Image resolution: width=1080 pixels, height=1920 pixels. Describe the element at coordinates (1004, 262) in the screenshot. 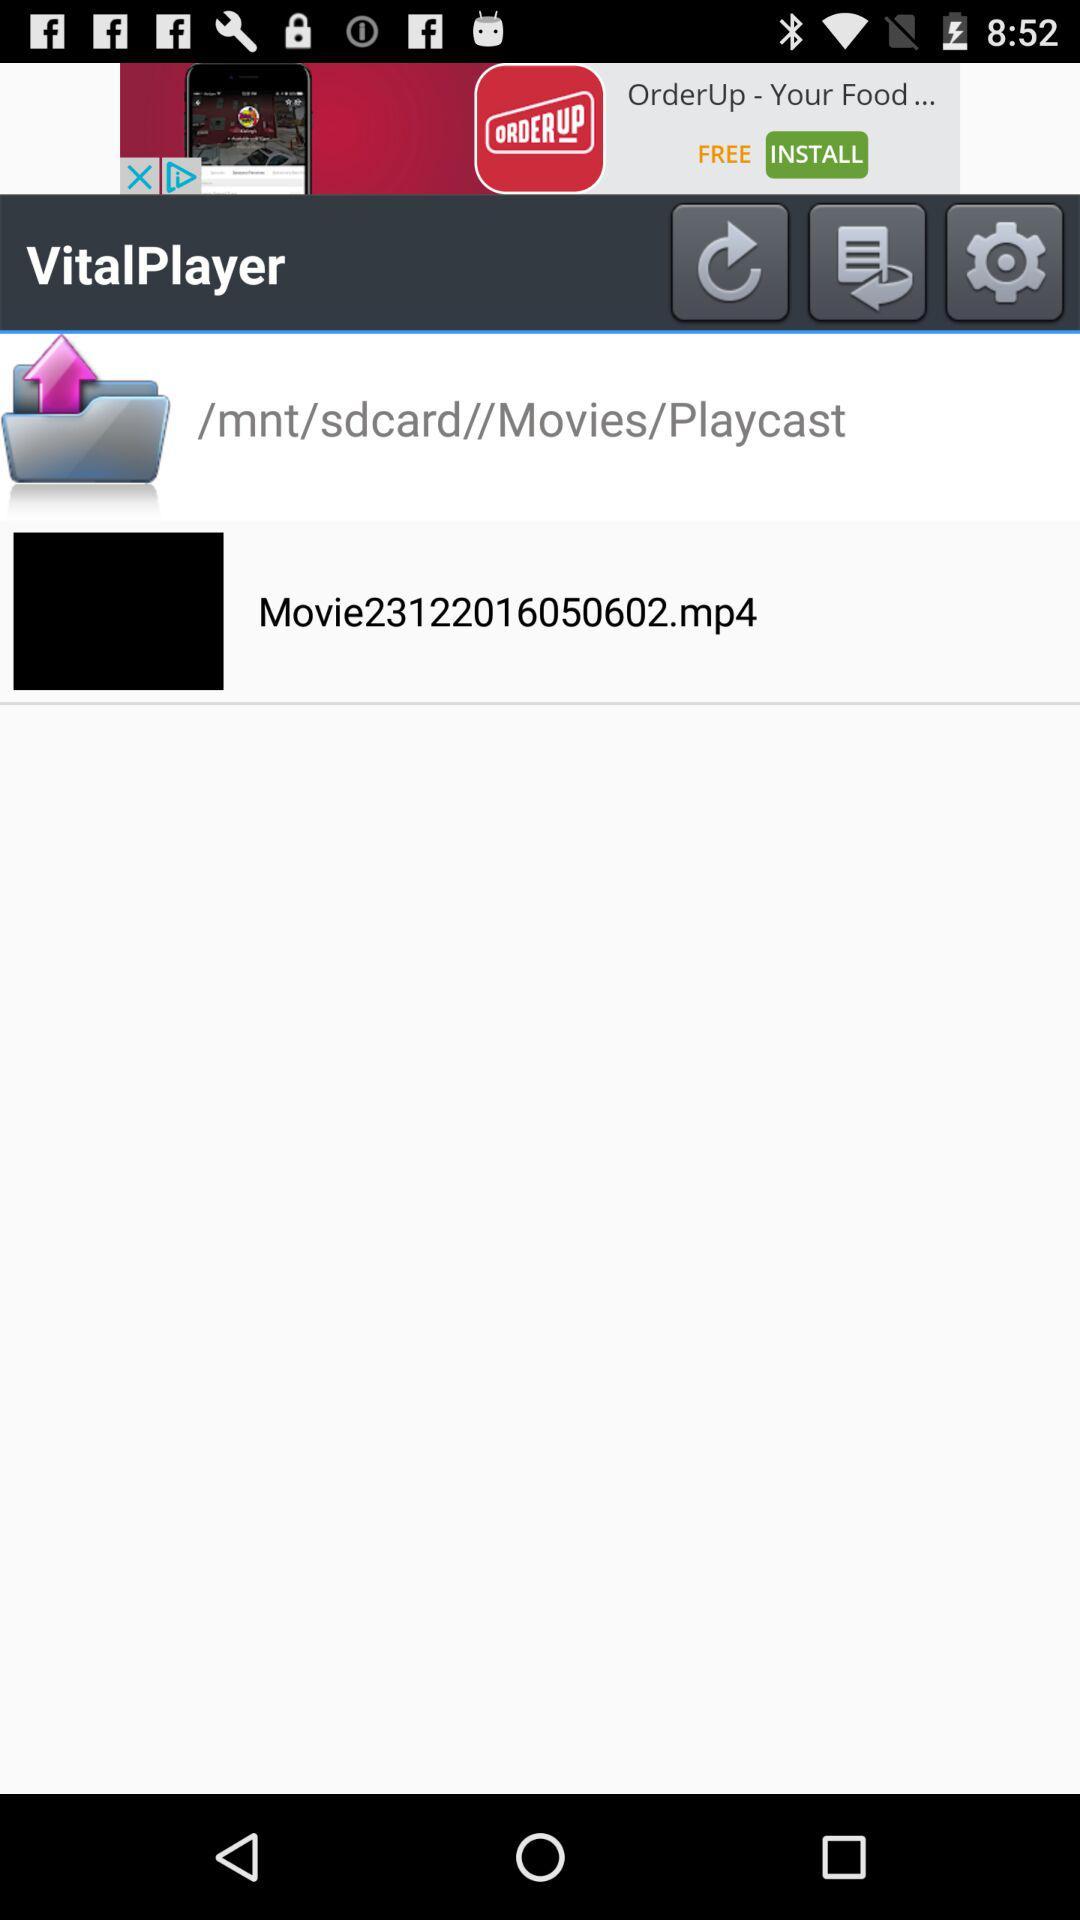

I see `settings` at that location.